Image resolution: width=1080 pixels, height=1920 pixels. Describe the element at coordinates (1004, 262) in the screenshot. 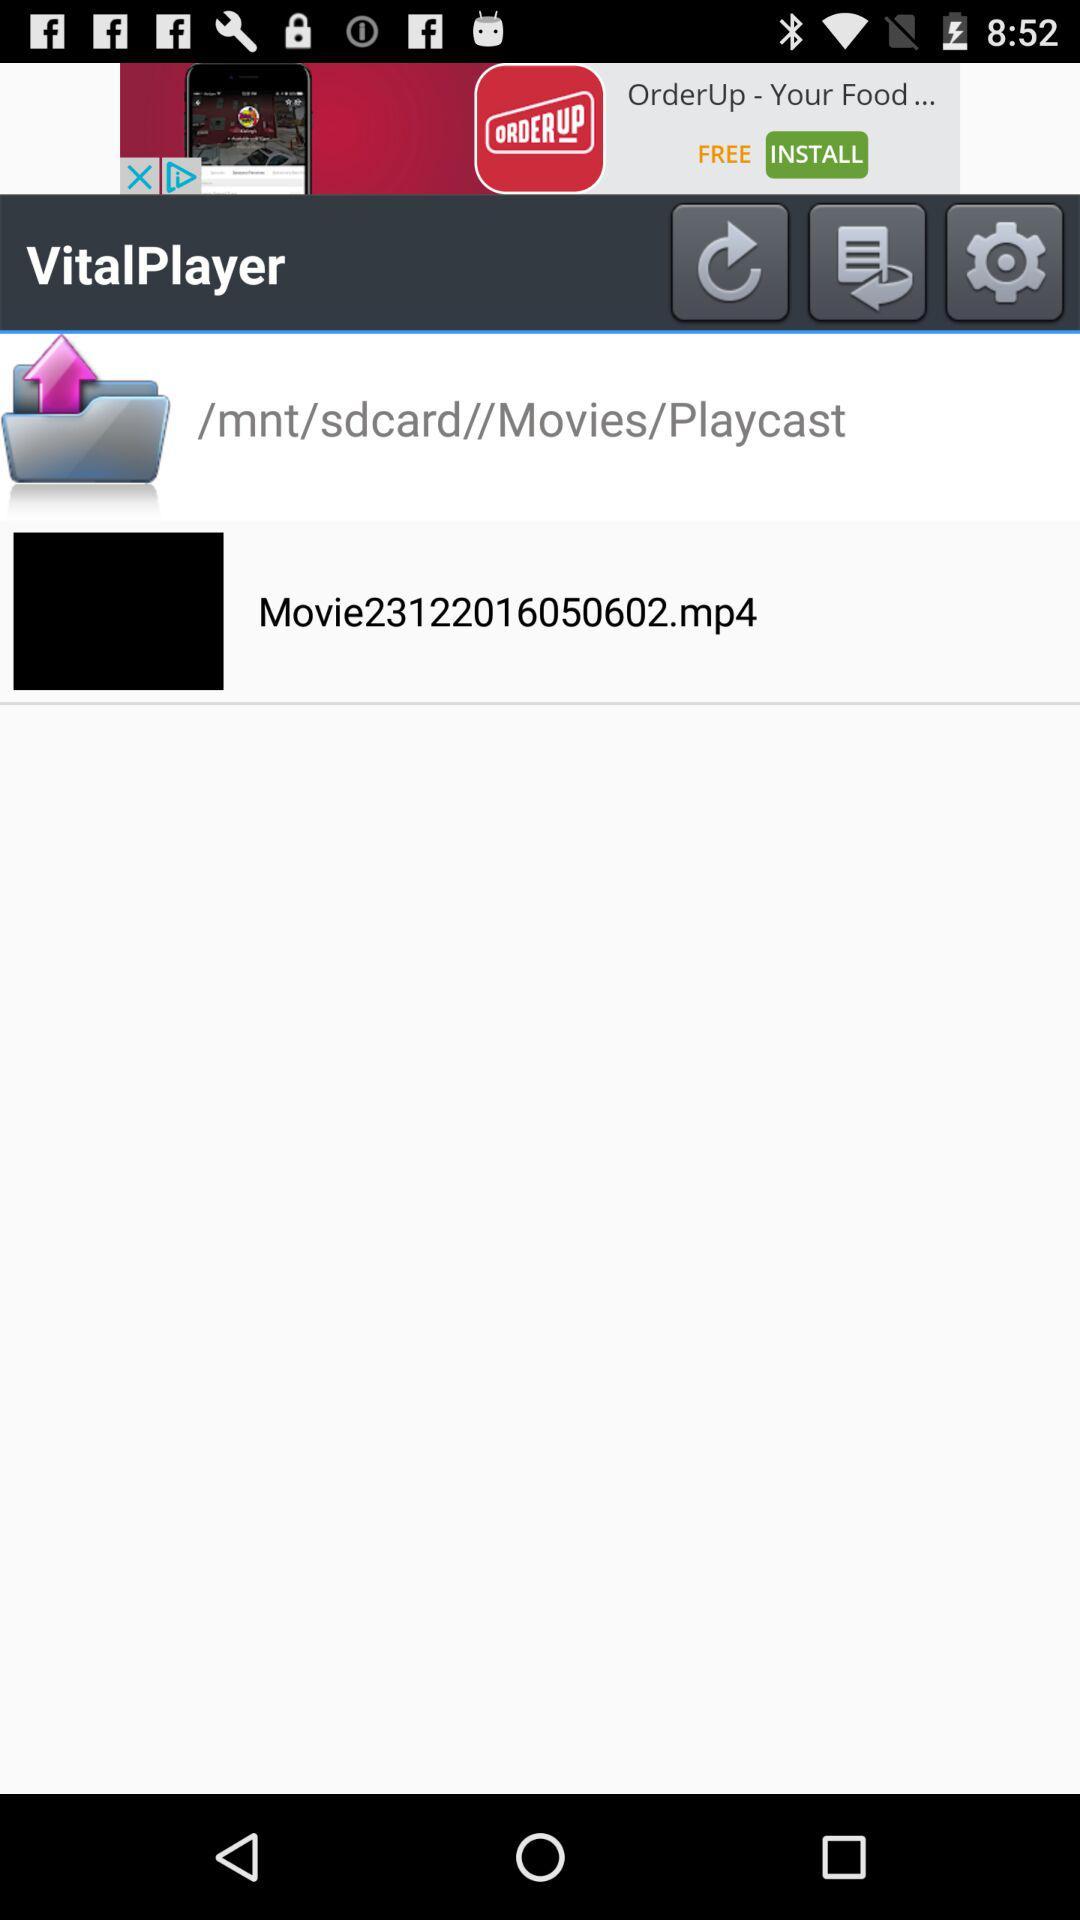

I see `settings` at that location.